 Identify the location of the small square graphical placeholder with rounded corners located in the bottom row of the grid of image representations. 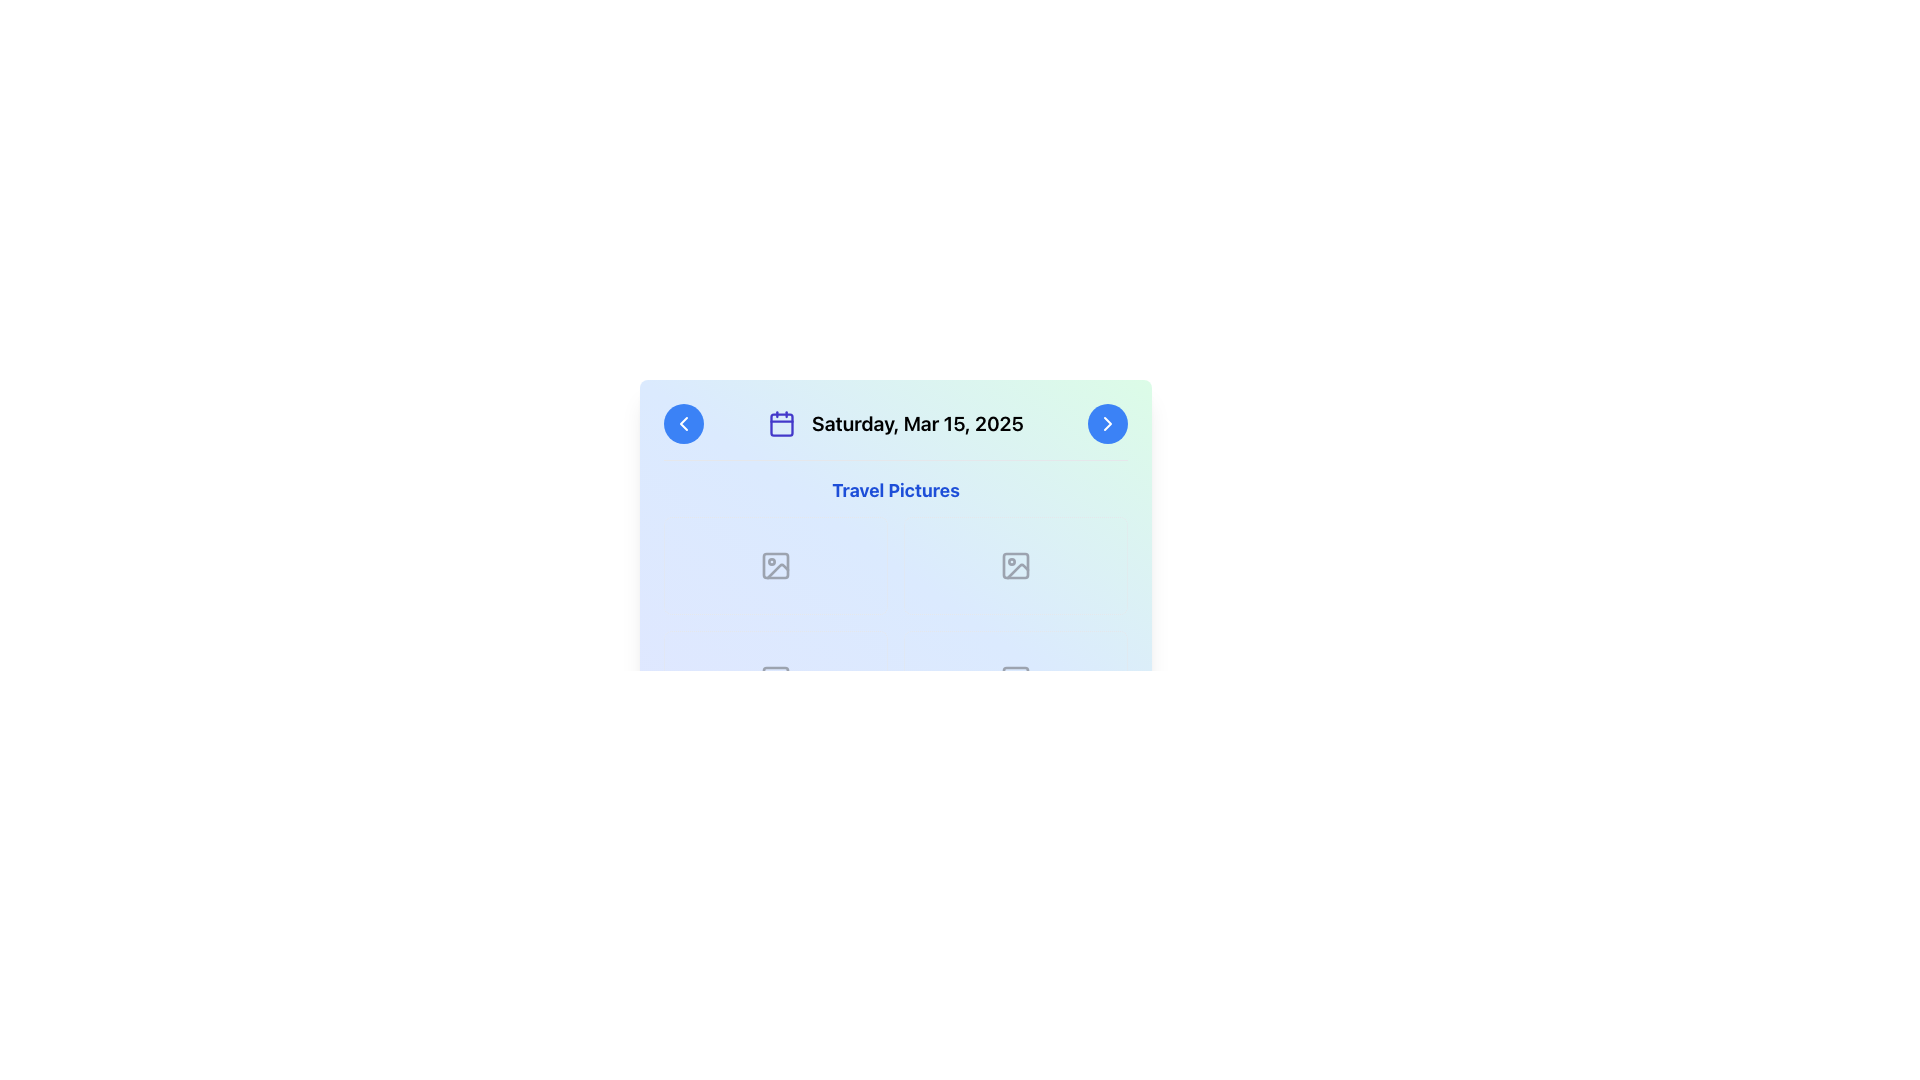
(775, 678).